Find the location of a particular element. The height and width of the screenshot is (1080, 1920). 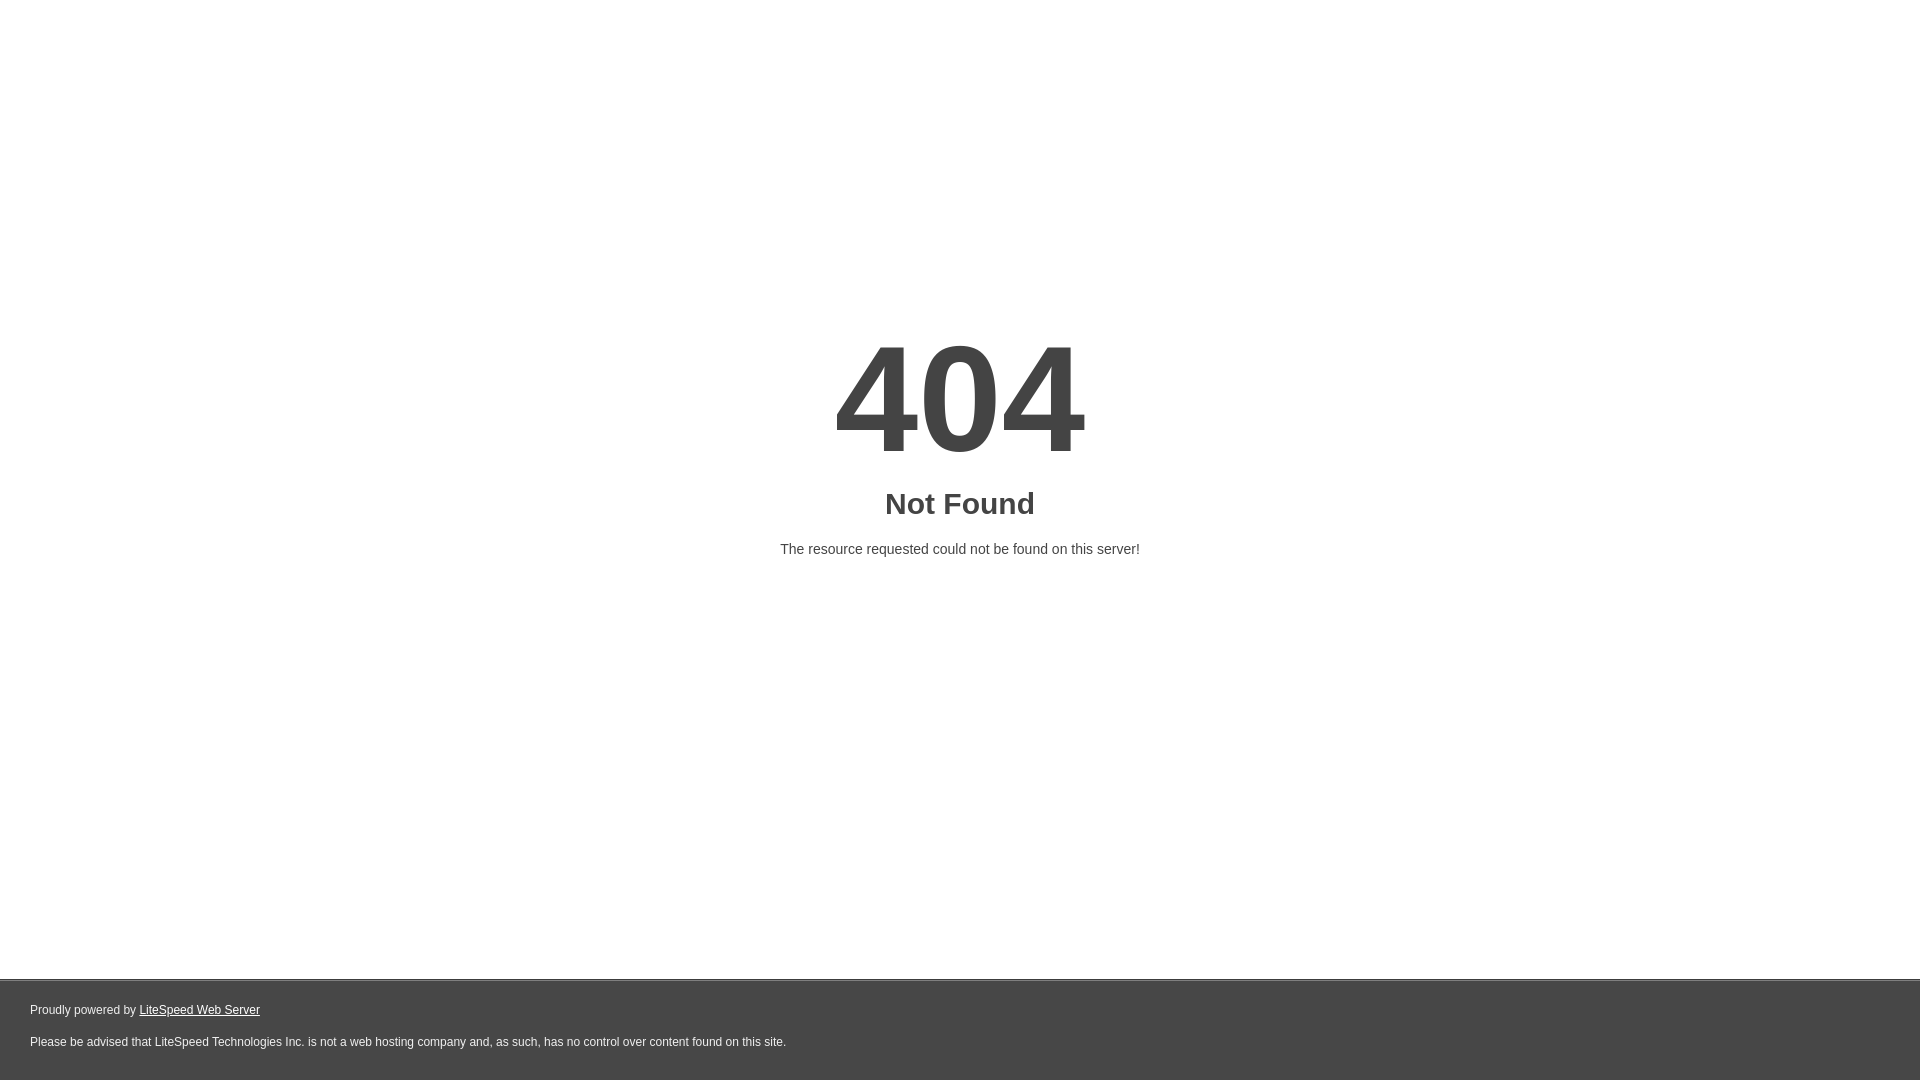

'LiteSpeed Web Server' is located at coordinates (138, 1010).